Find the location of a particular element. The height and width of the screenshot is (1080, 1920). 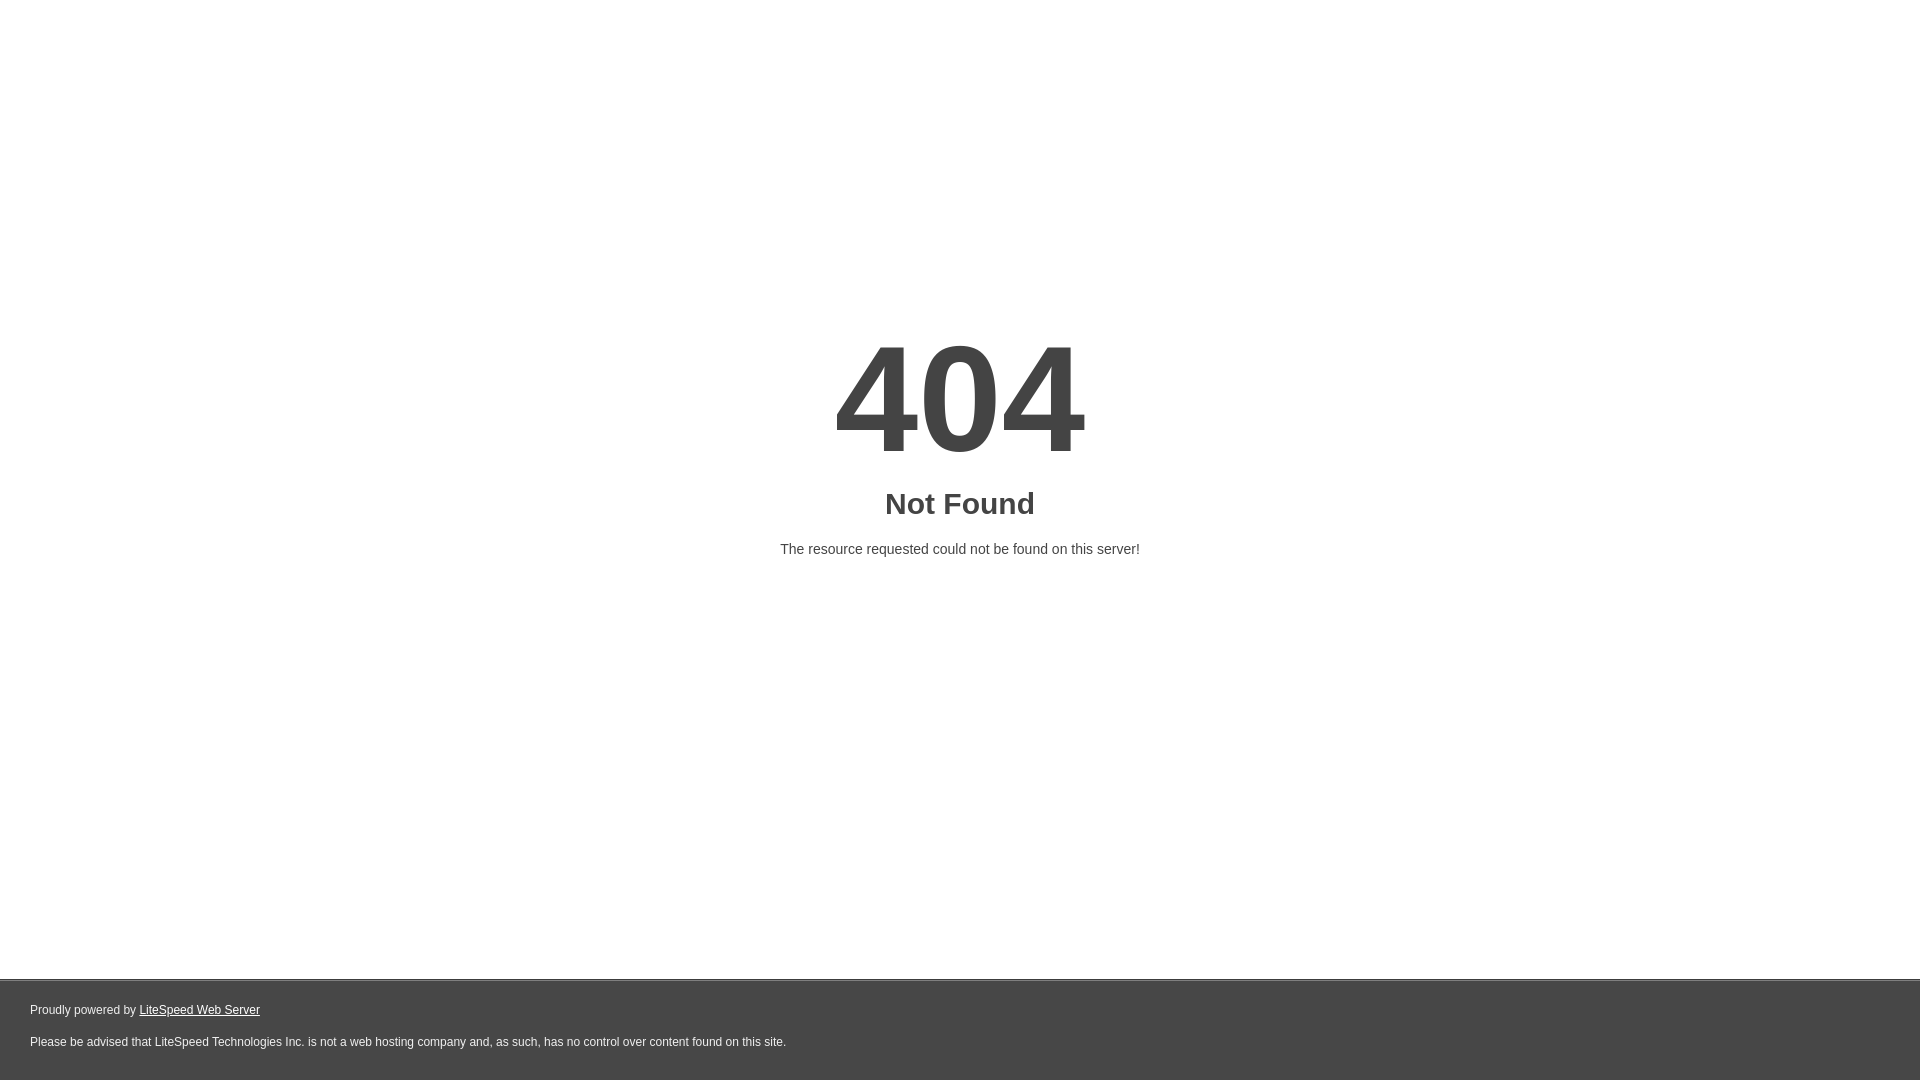

'LiteSpeed Web Server' is located at coordinates (138, 1010).